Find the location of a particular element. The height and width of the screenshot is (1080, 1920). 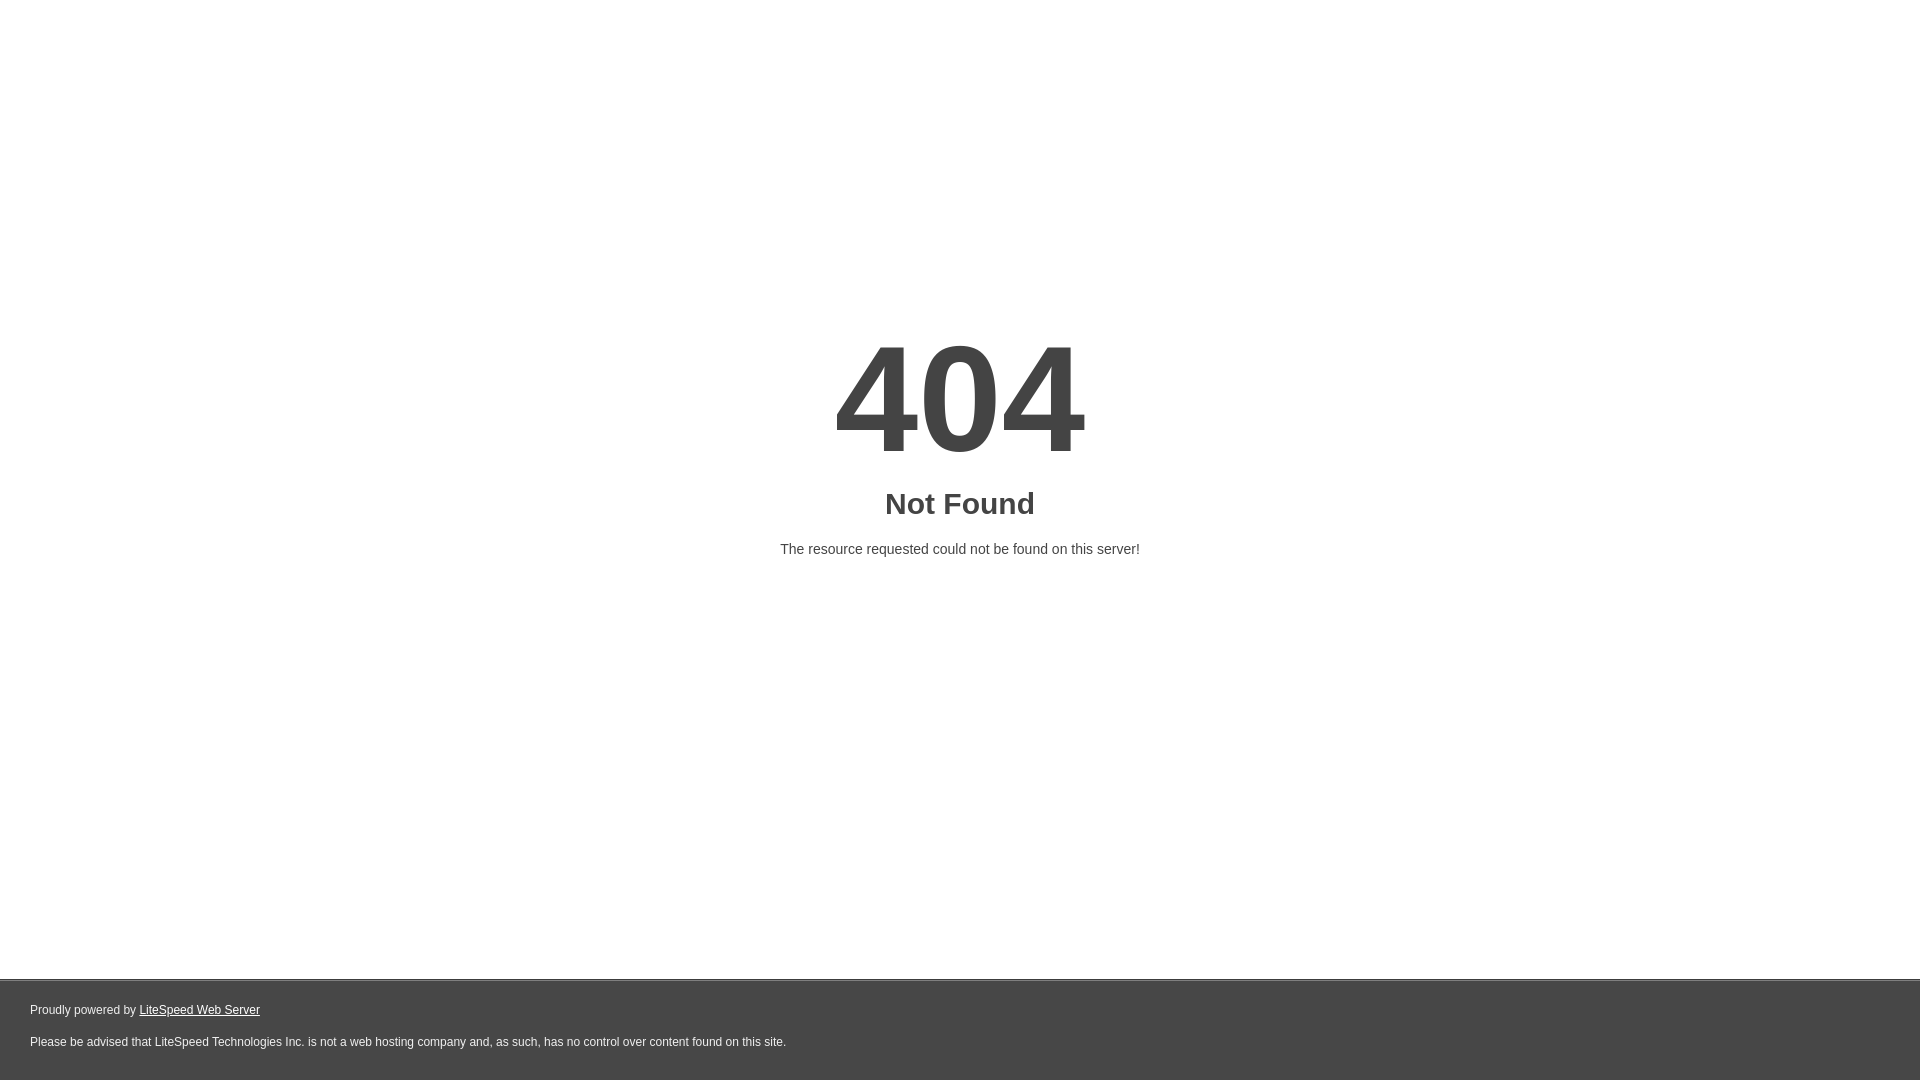

'LiteSpeed Web Server' is located at coordinates (138, 1010).